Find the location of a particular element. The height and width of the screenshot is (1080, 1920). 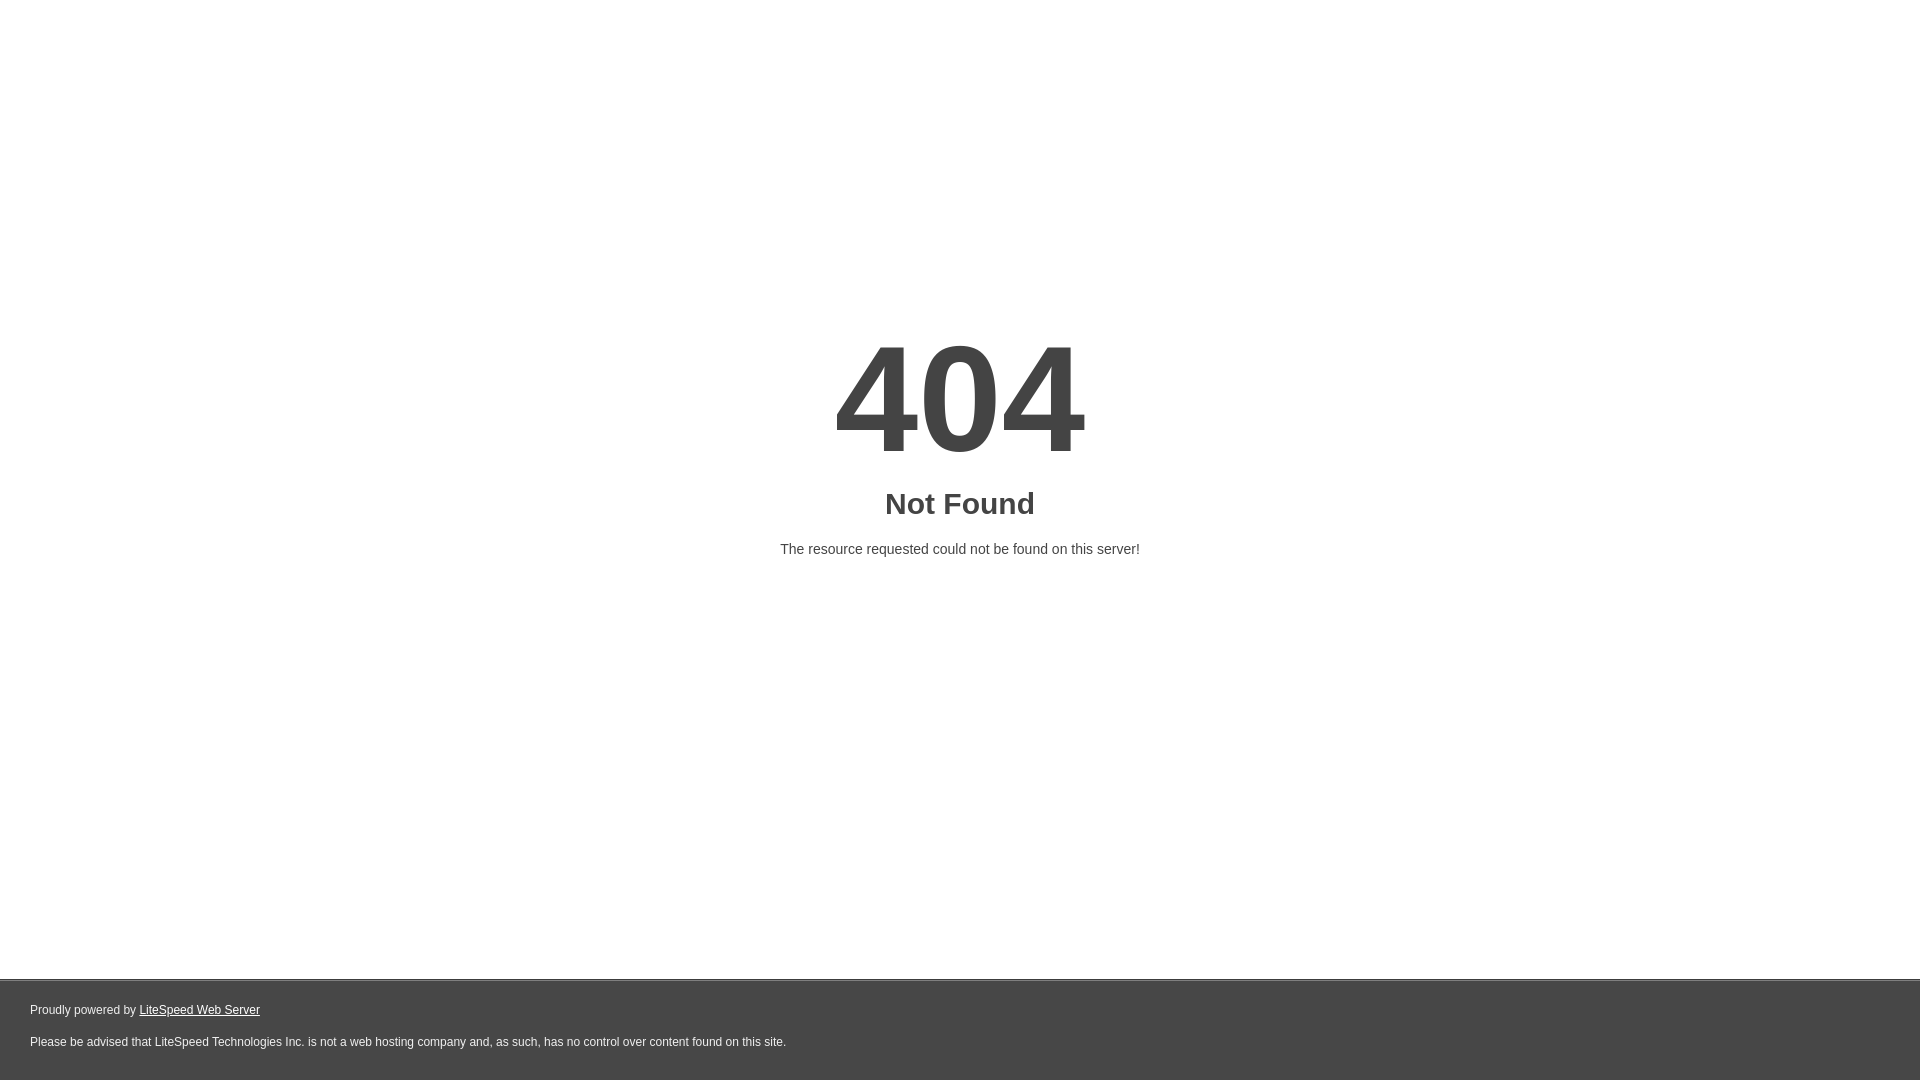

'LiteSpeed Web Server' is located at coordinates (138, 1010).